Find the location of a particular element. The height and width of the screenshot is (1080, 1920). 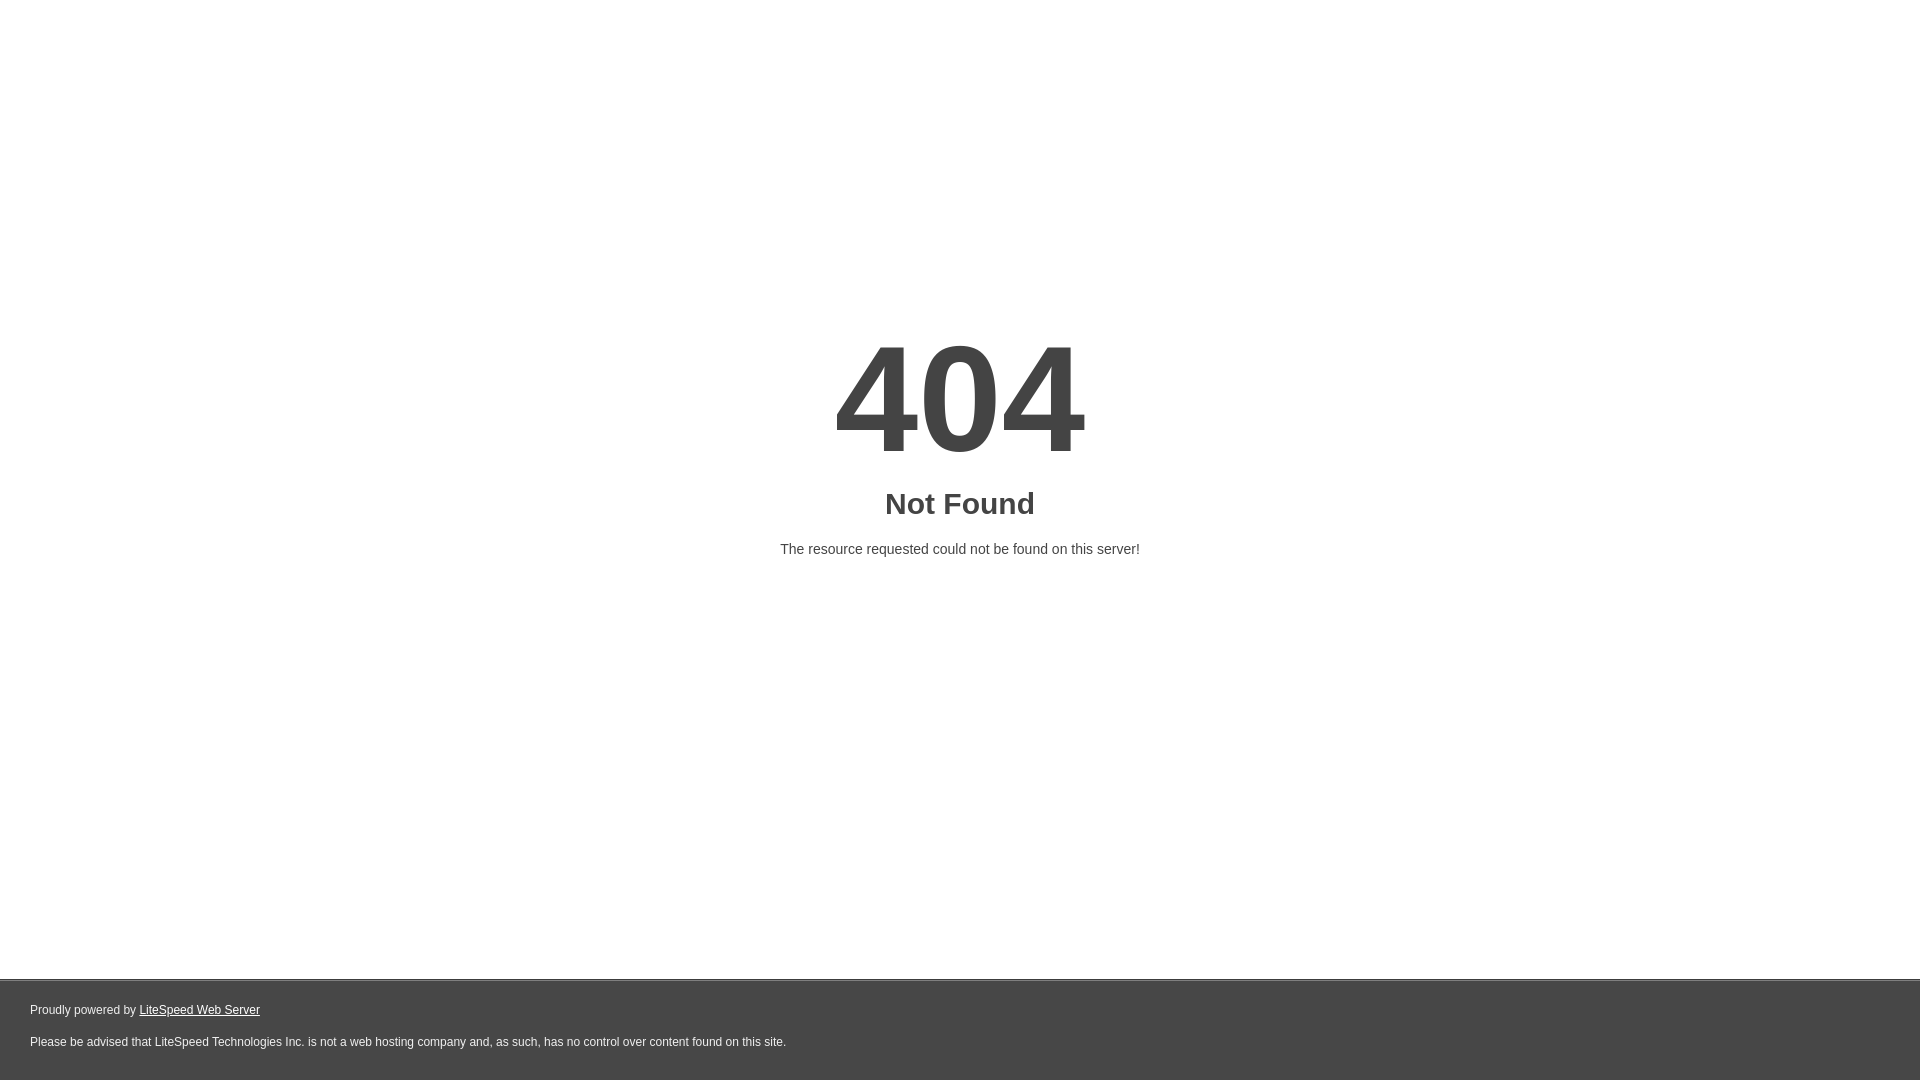

'LiteSpeed Web Server' is located at coordinates (138, 1010).